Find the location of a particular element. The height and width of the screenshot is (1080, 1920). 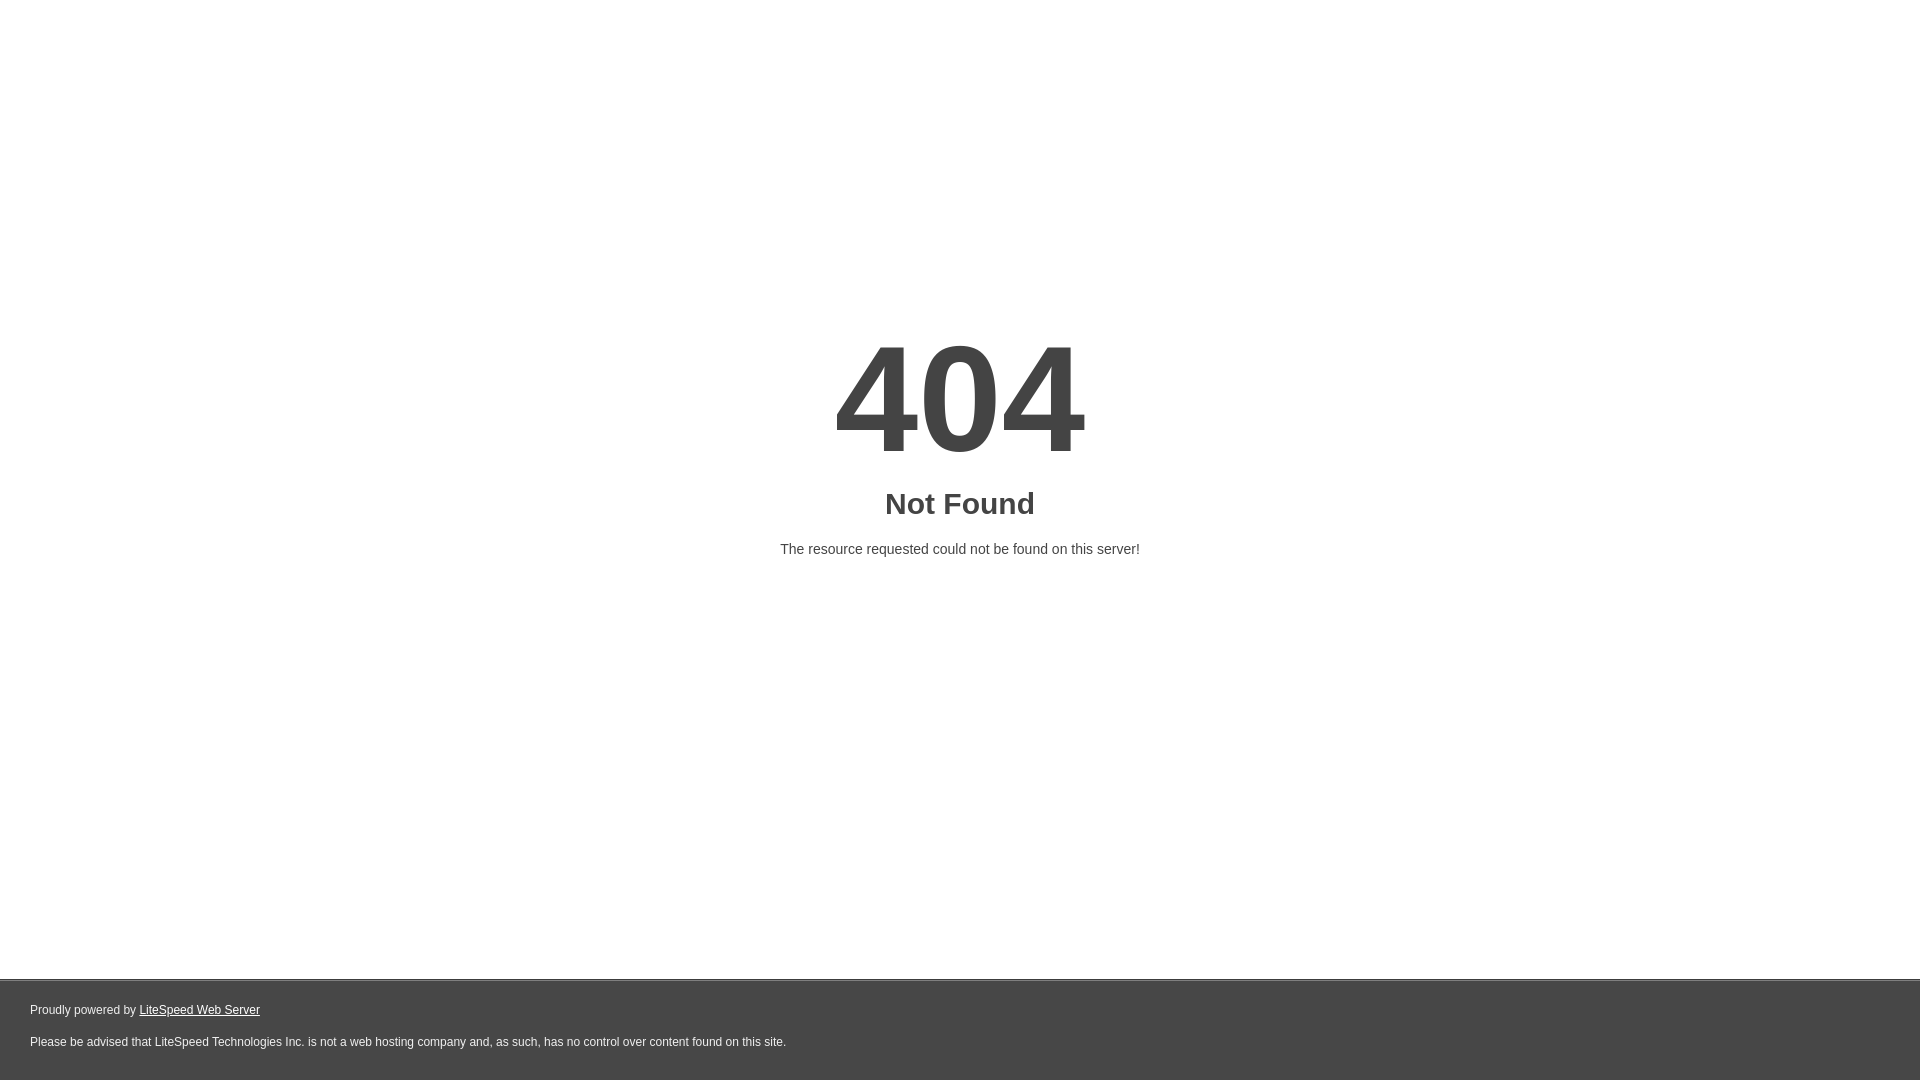

'LiteSpeed Web Server' is located at coordinates (138, 1010).